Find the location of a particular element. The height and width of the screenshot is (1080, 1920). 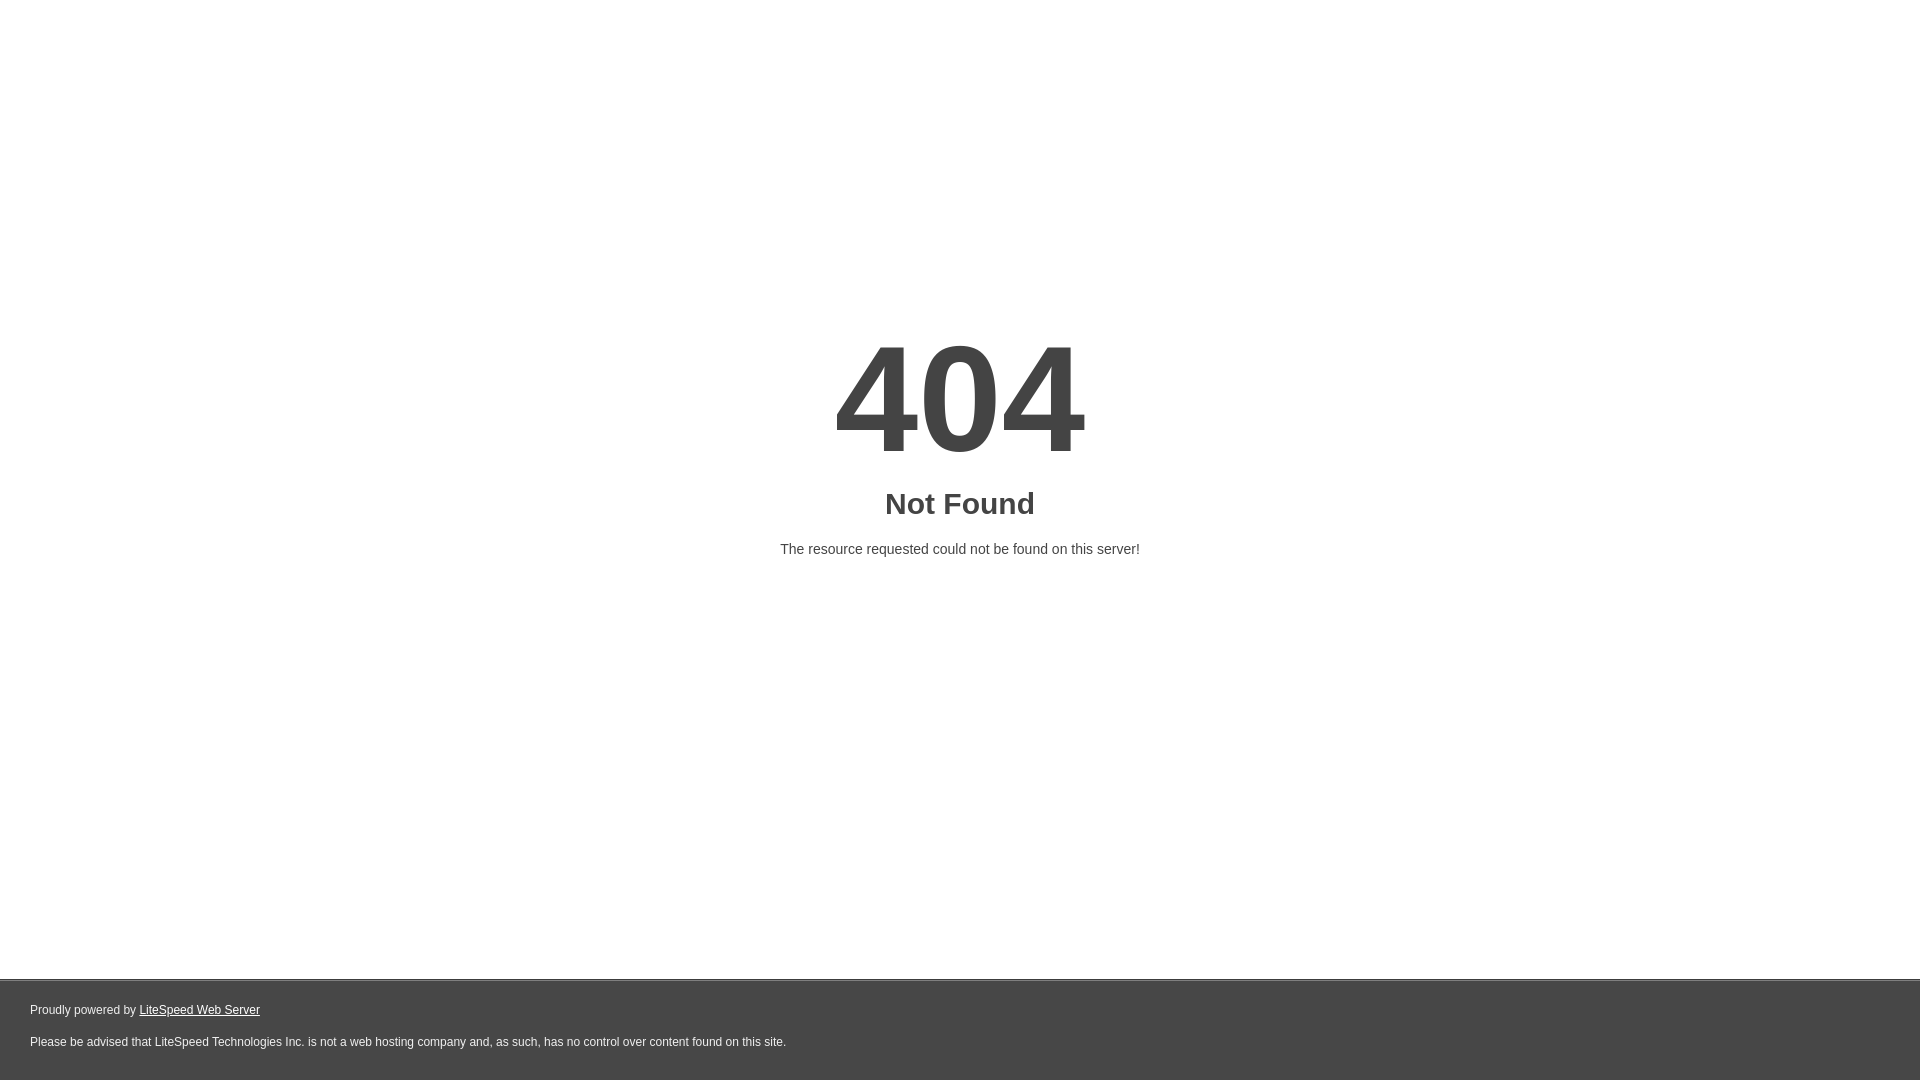

'LiteSpeed Web Server' is located at coordinates (138, 1010).